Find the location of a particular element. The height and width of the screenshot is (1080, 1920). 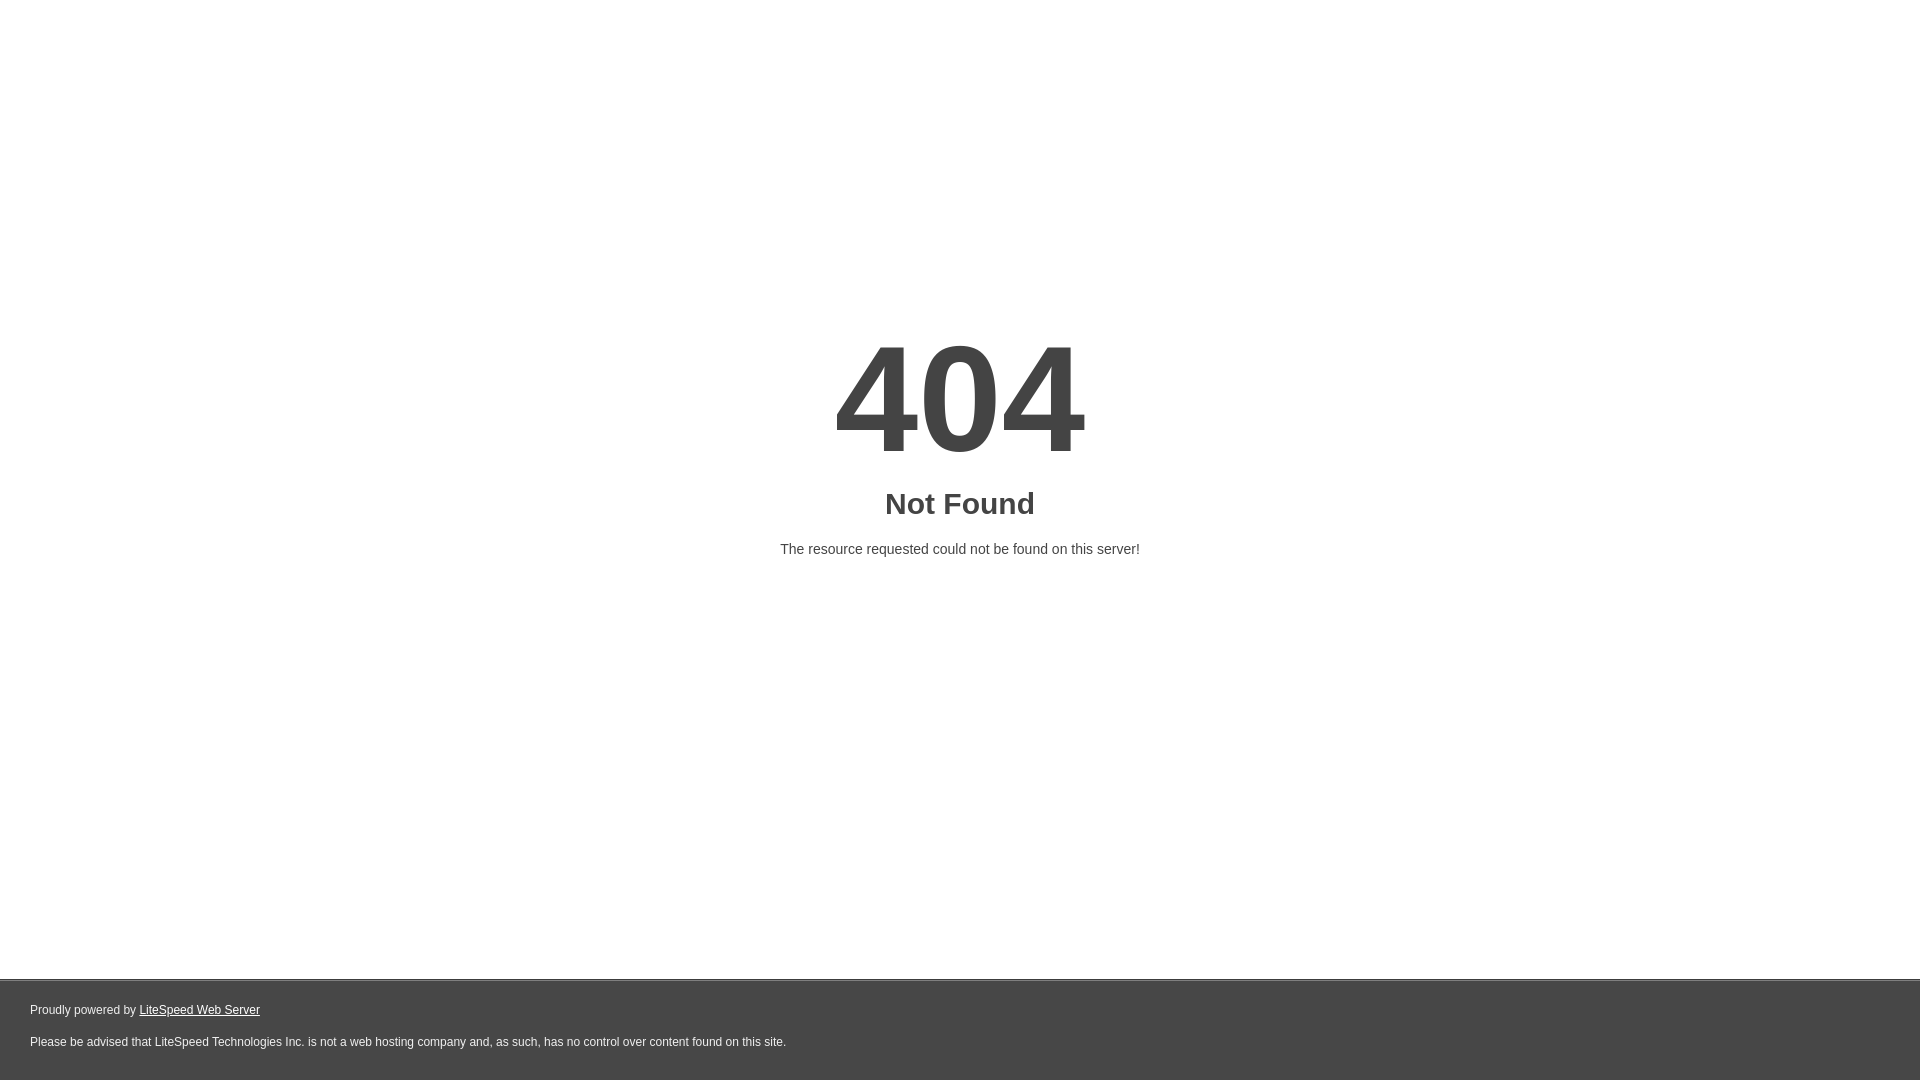

'LiteSpeed Web Server' is located at coordinates (138, 1010).